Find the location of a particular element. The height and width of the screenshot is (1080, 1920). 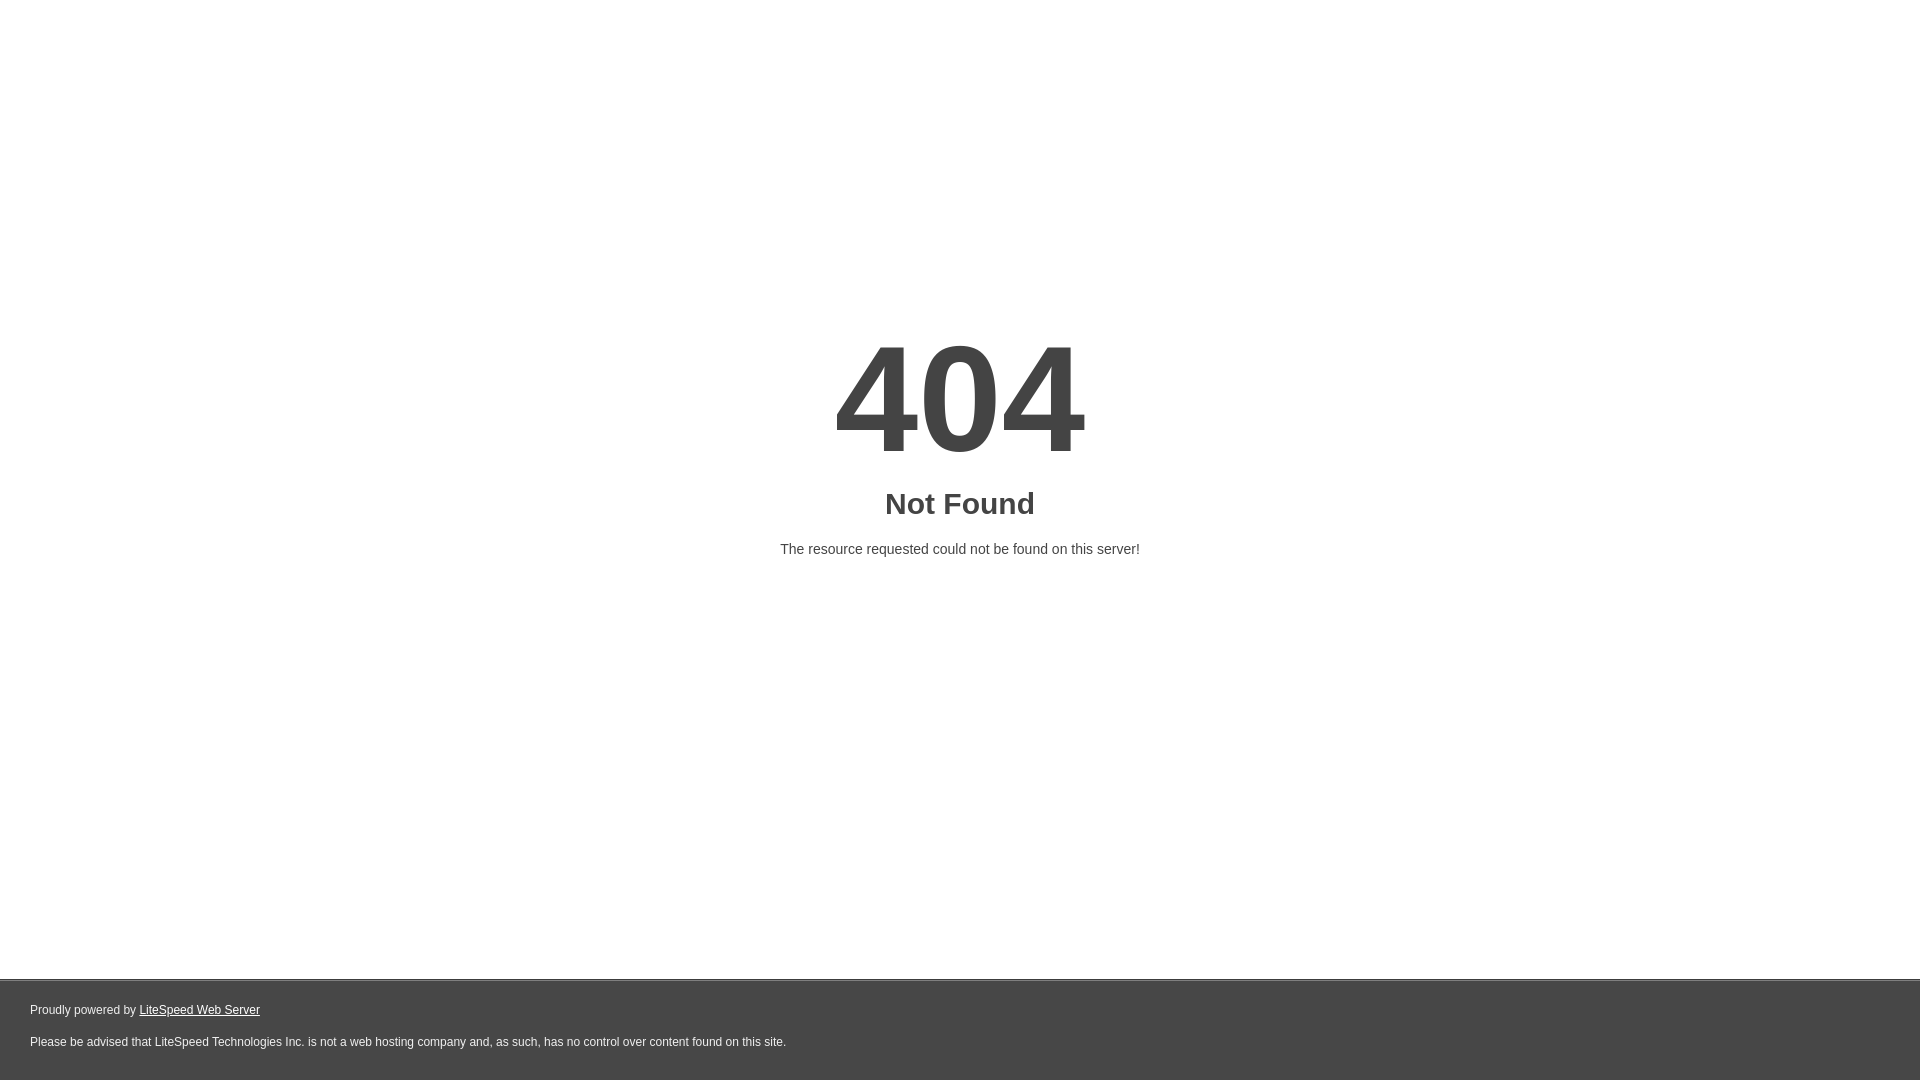

'LiteSpeed Web Server' is located at coordinates (138, 1010).